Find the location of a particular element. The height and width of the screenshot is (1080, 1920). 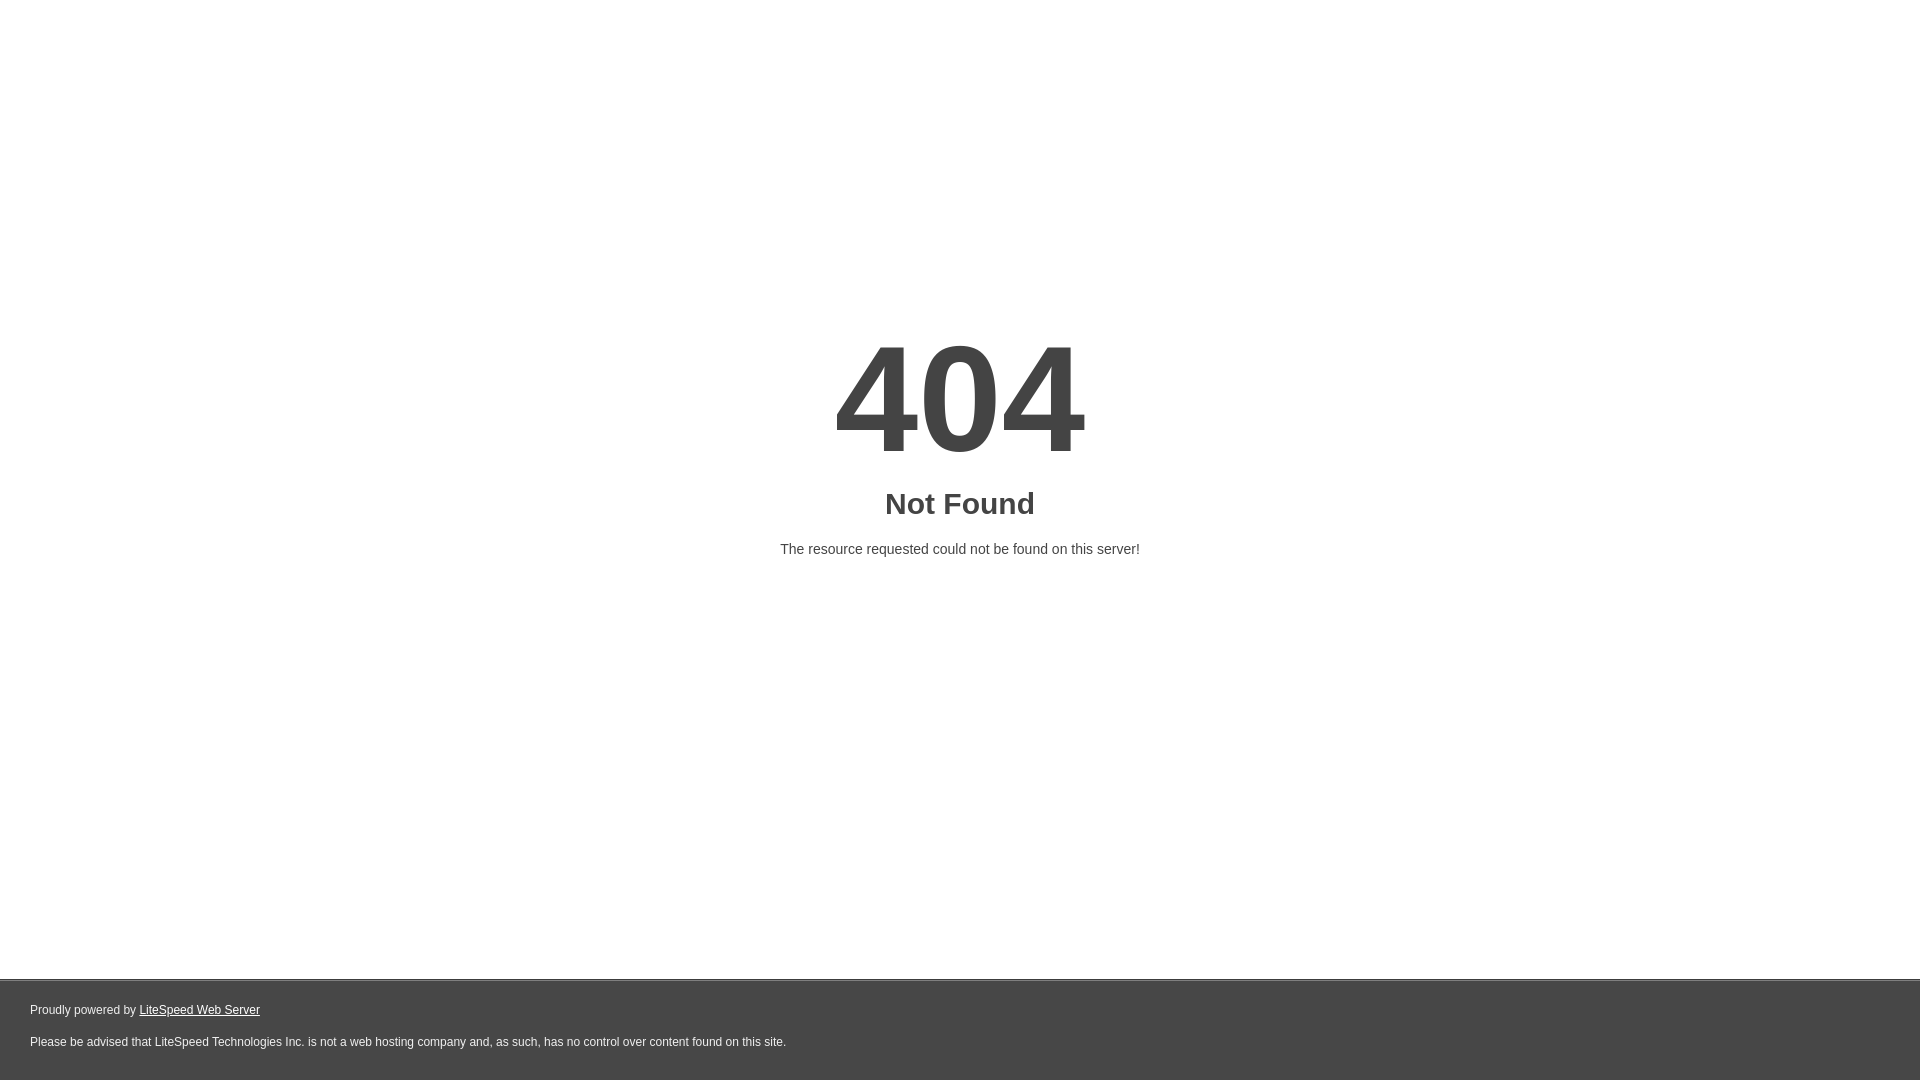

'LiteSpeed Web Server' is located at coordinates (138, 1010).